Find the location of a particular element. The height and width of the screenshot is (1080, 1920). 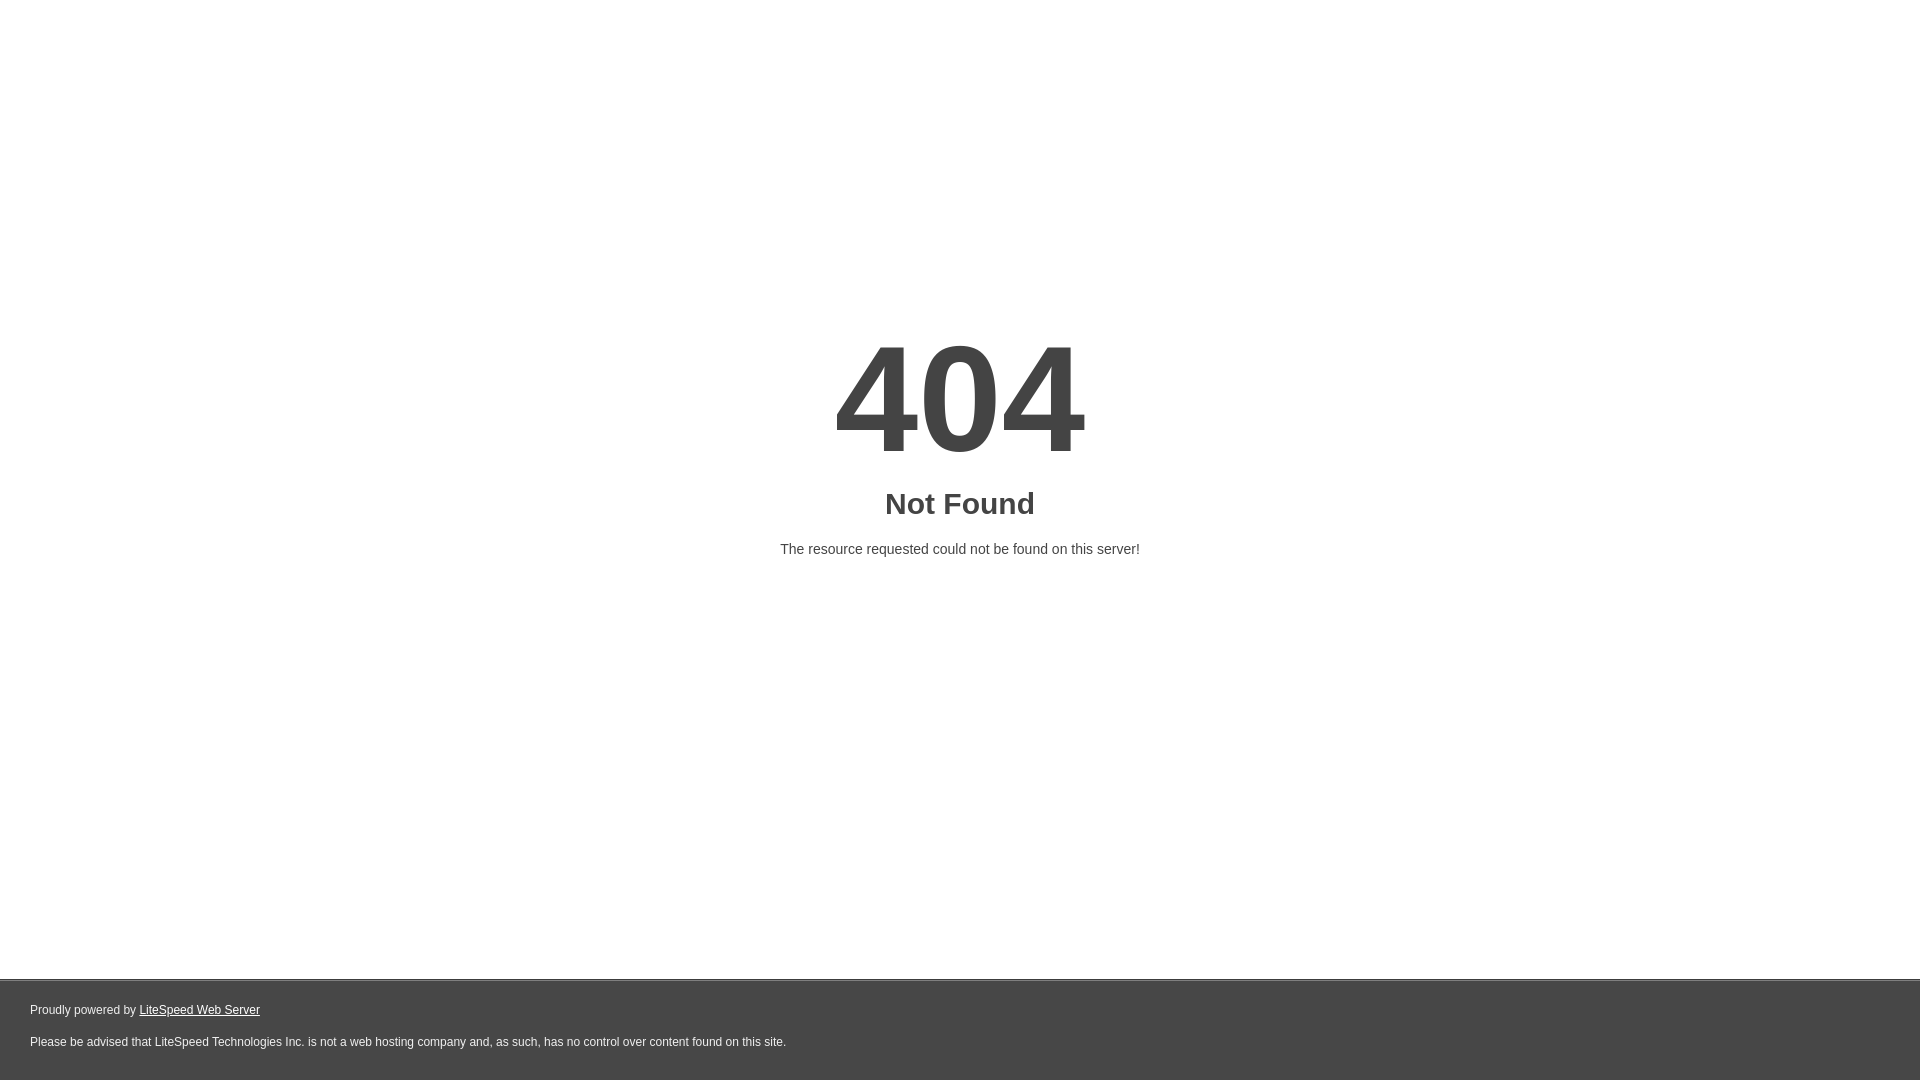

'LiteSpeed Web Server' is located at coordinates (138, 1010).